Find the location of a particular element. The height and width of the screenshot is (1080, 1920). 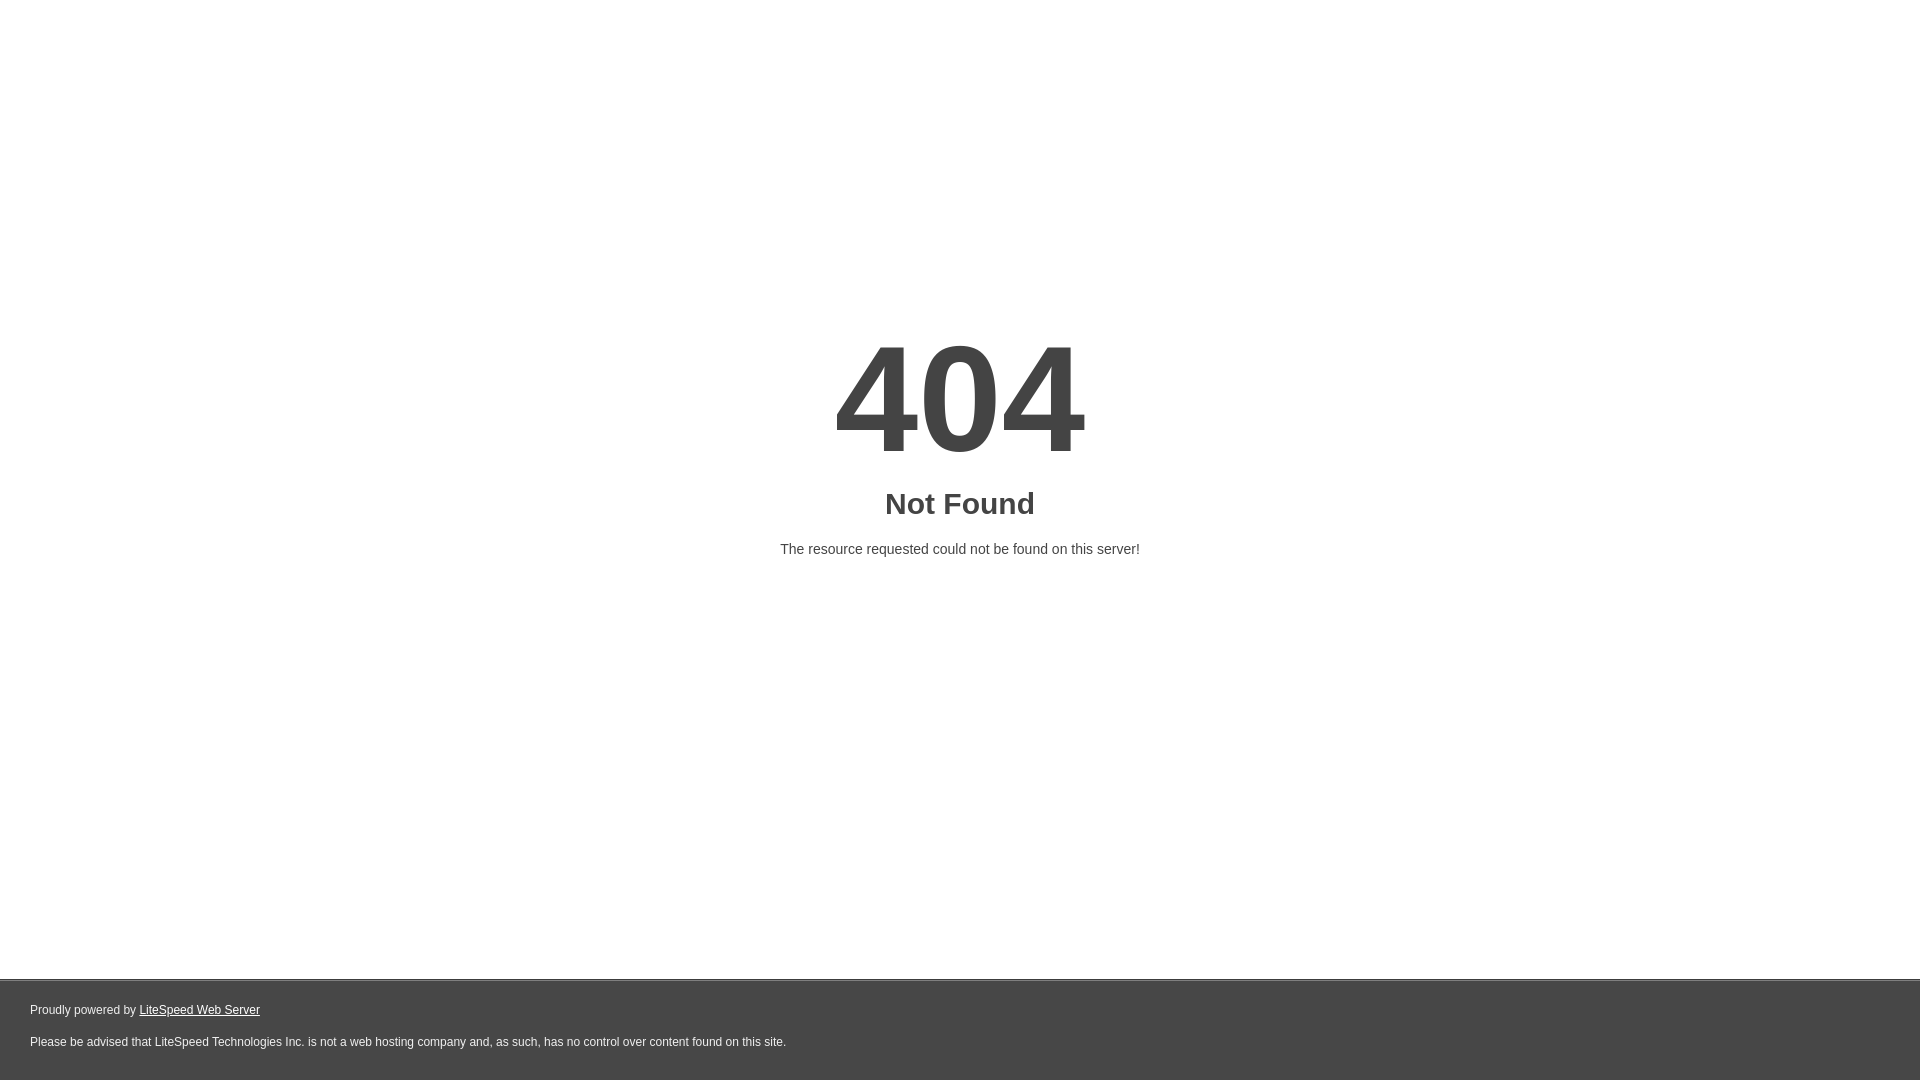

'LiteSpeed Web Server' is located at coordinates (138, 1010).